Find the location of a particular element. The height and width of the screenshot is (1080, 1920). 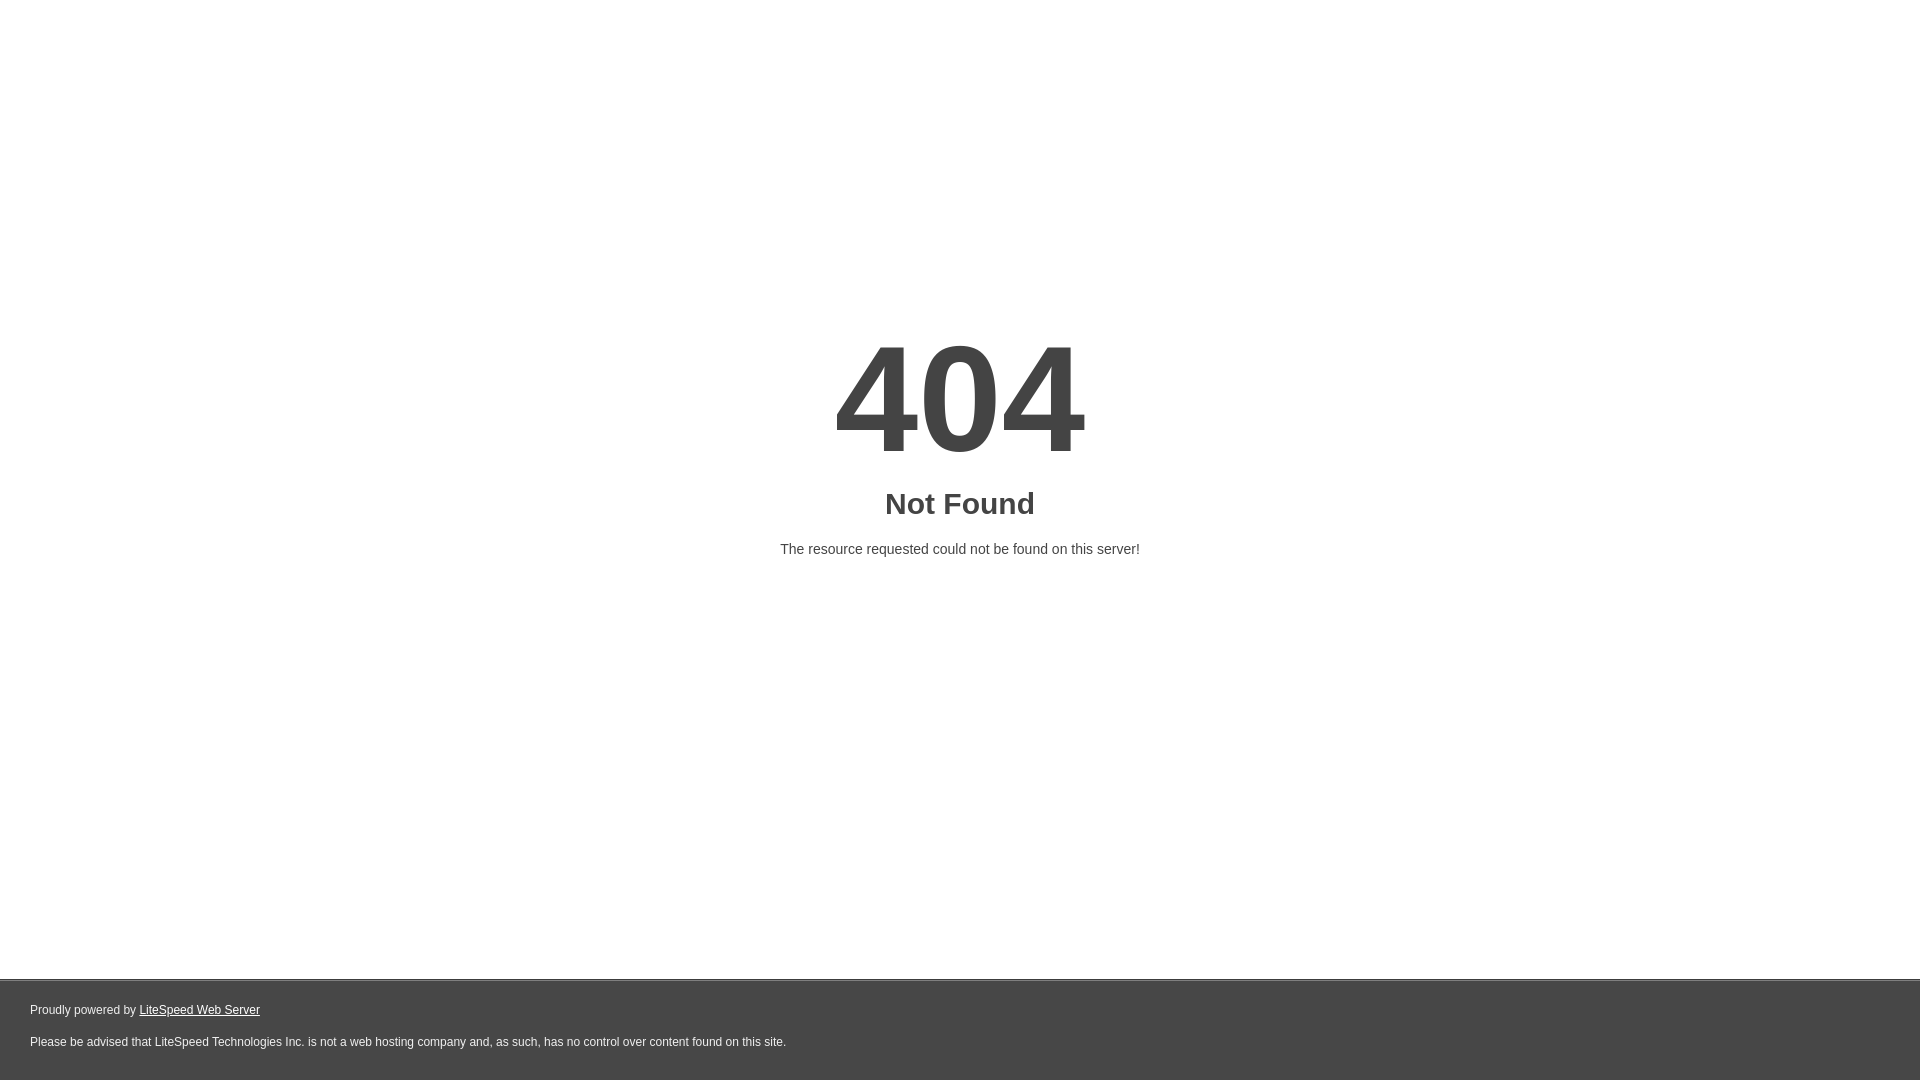

'LiteSpeed Web Server' is located at coordinates (138, 1010).